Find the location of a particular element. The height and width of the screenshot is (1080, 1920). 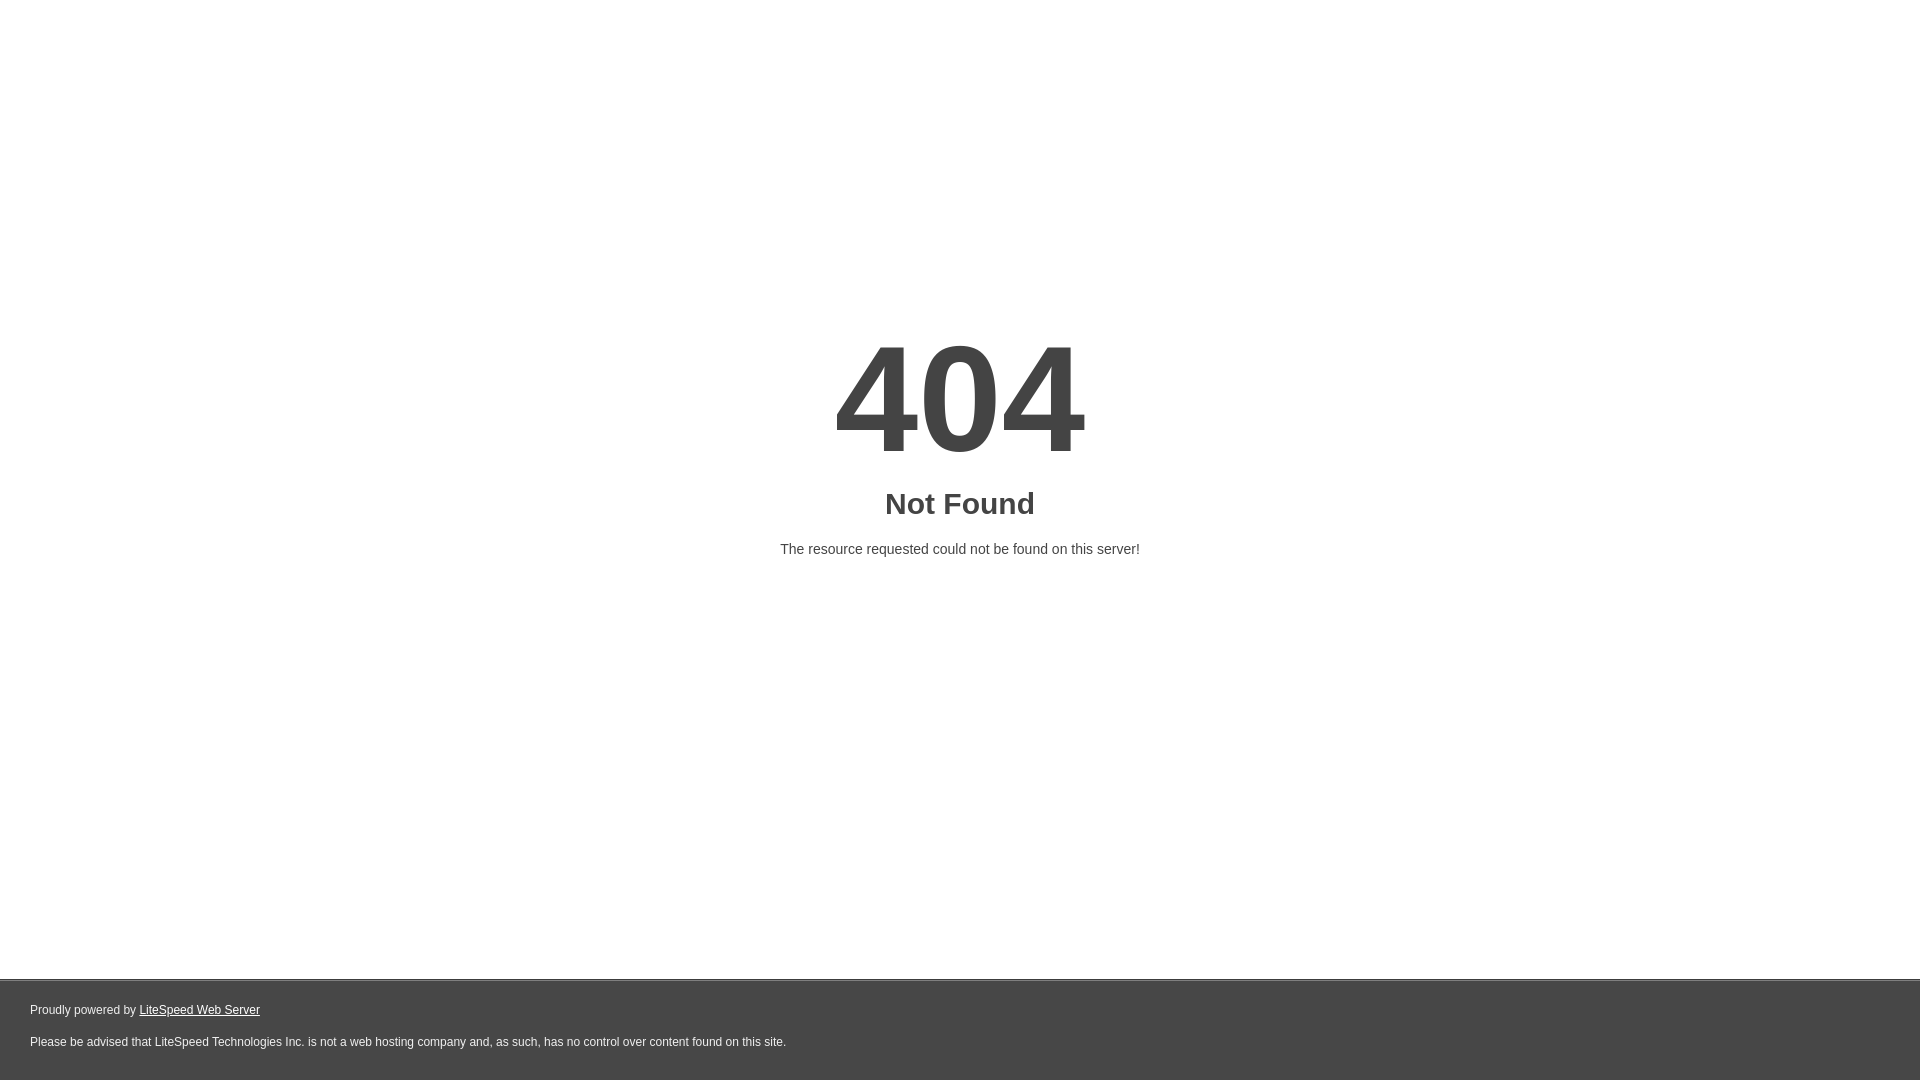

'LiteSpeed Web Server' is located at coordinates (138, 1010).